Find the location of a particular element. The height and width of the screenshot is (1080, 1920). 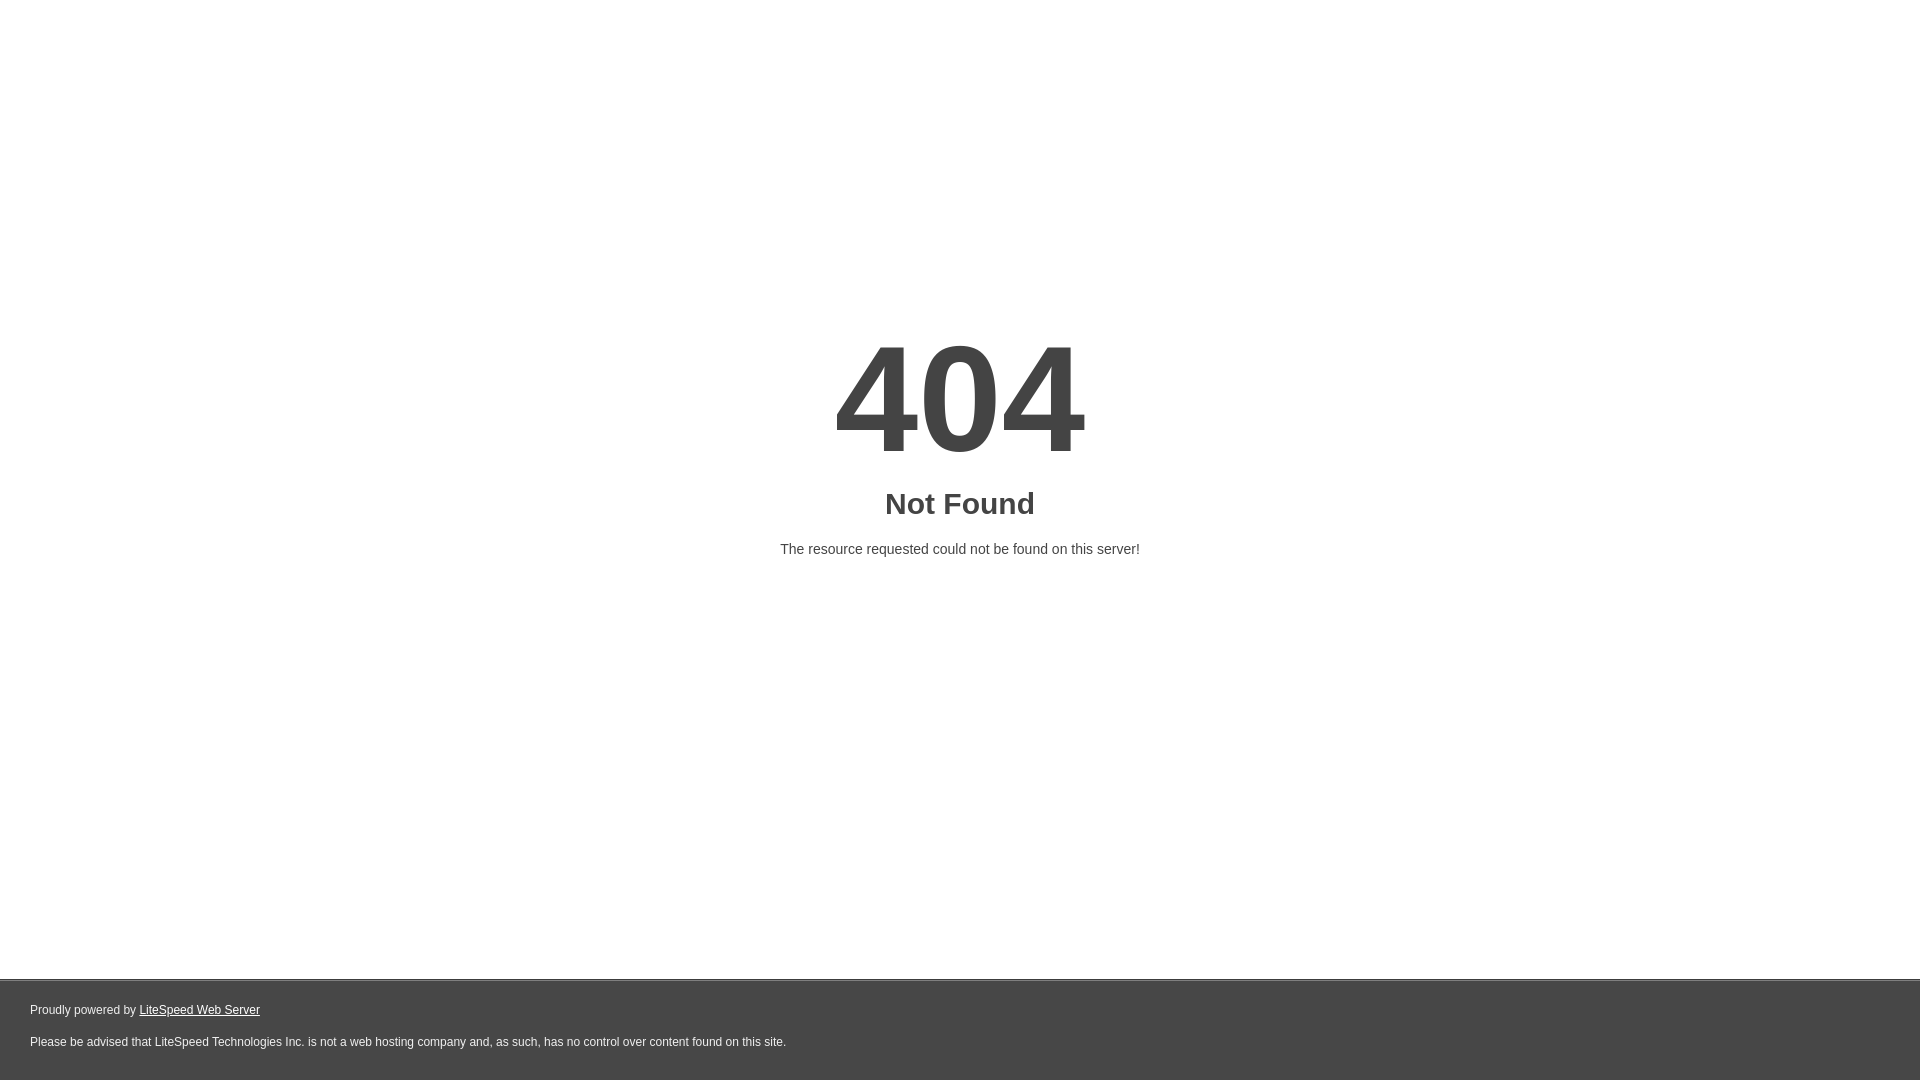

'LiteSpeed Web Server' is located at coordinates (138, 1010).